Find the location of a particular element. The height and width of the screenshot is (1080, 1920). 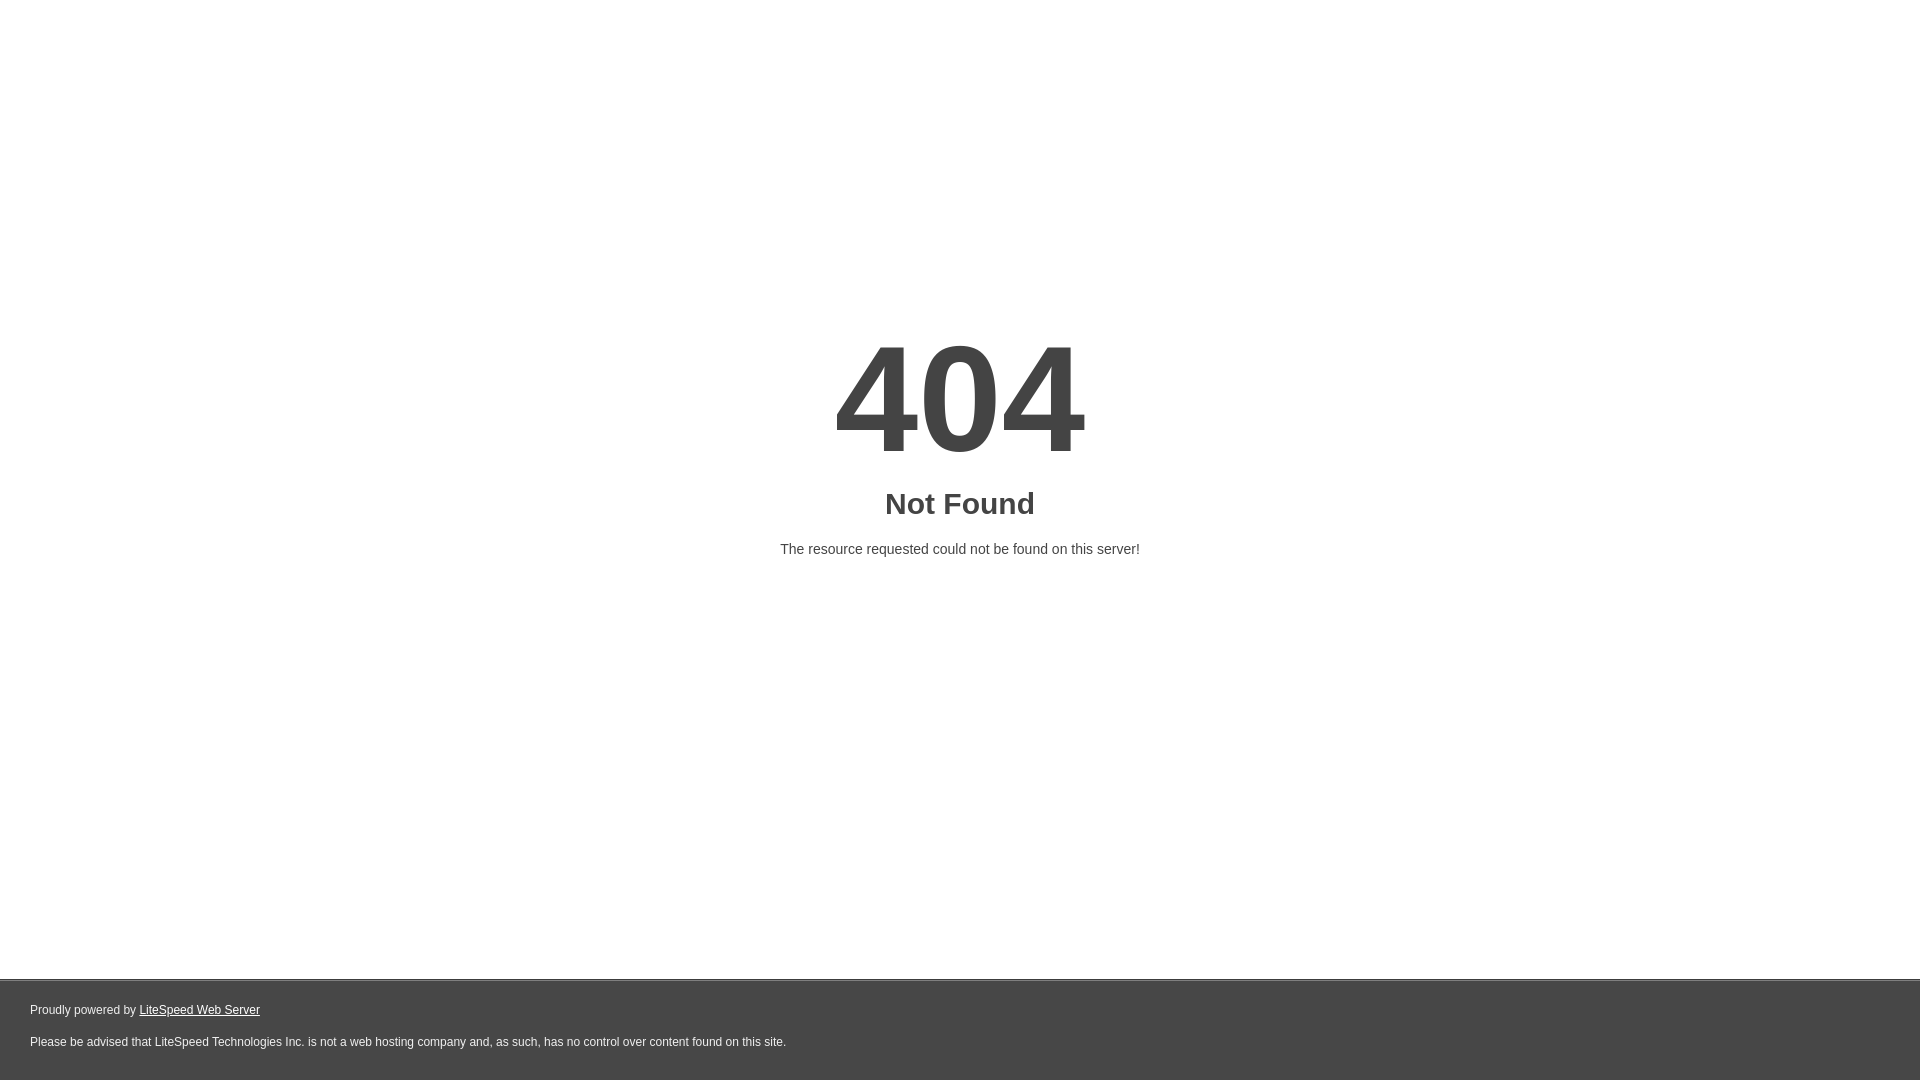

'LiteSpeed Web Server' is located at coordinates (138, 1010).